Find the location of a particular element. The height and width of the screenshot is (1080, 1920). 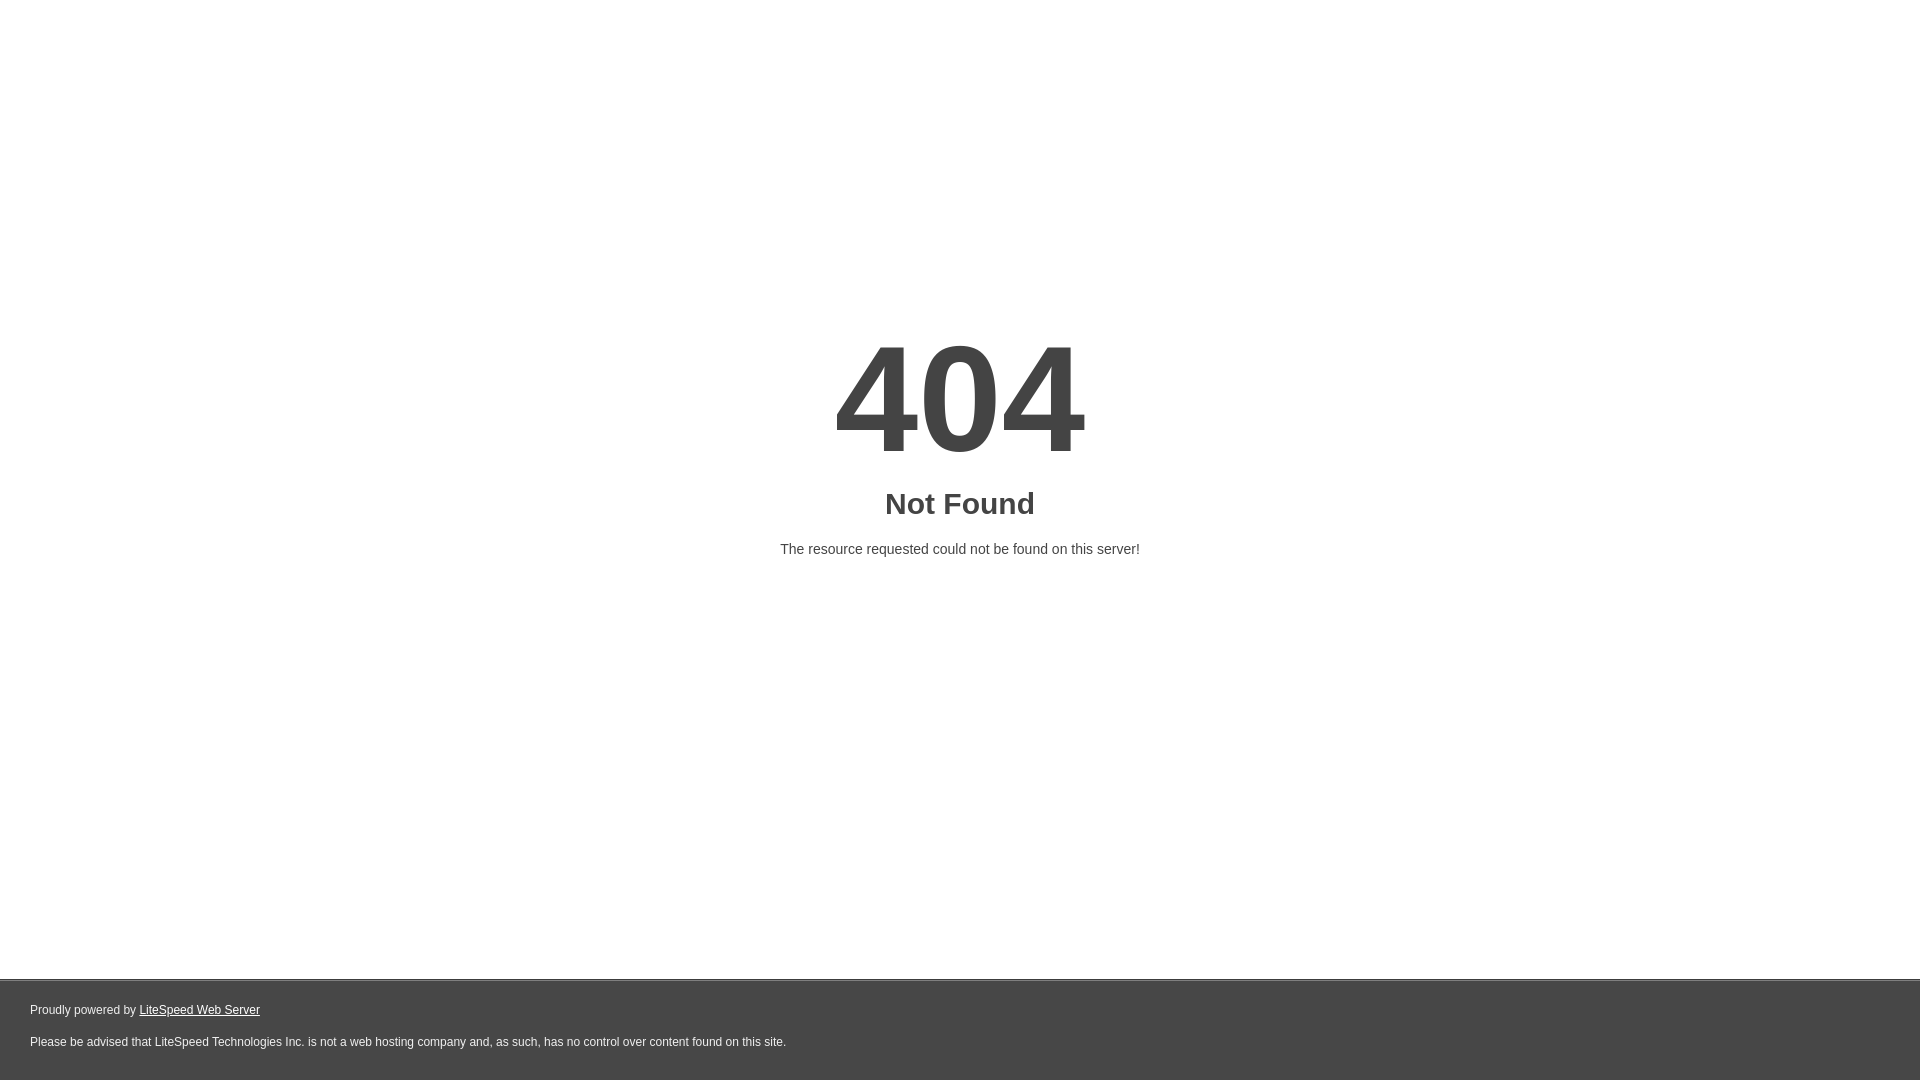

'LiteSpeed Web Server' is located at coordinates (138, 1010).